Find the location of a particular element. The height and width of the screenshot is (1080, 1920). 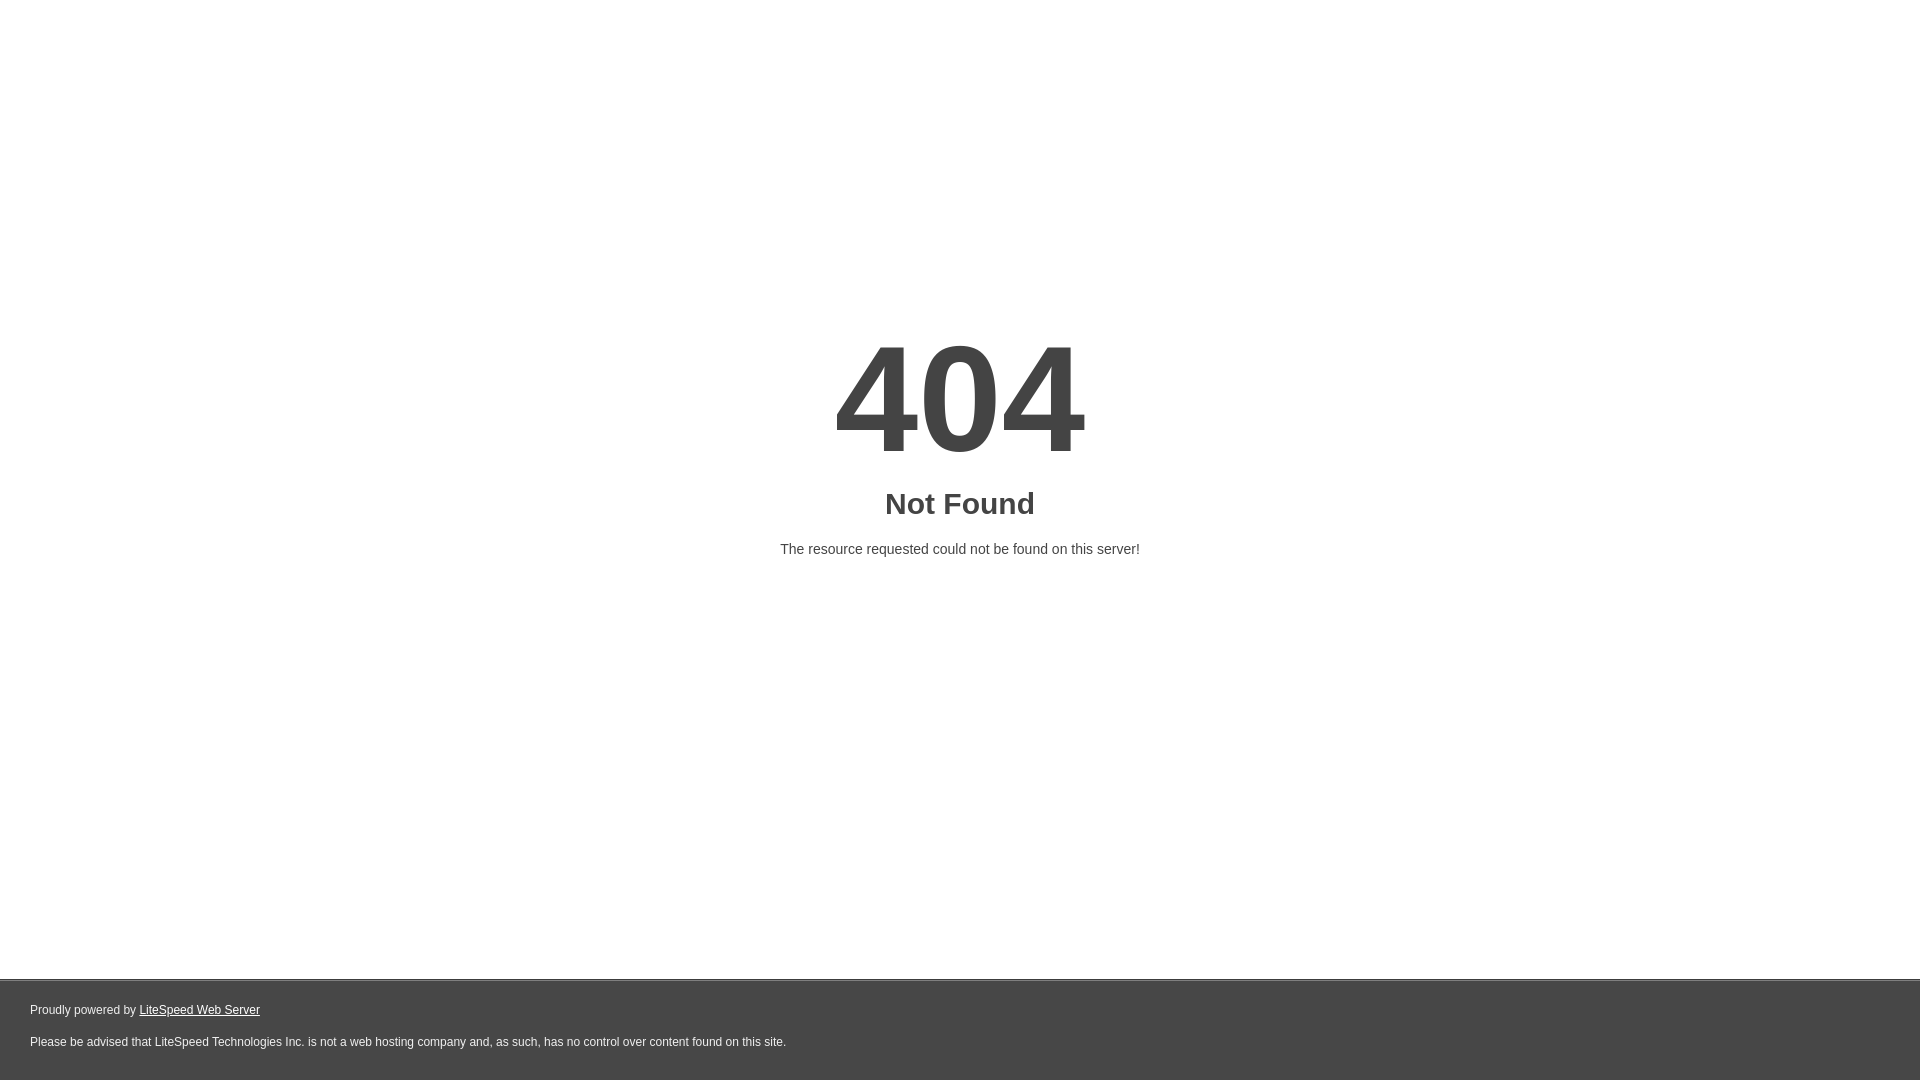

'LiteSpeed Web Server' is located at coordinates (138, 1010).